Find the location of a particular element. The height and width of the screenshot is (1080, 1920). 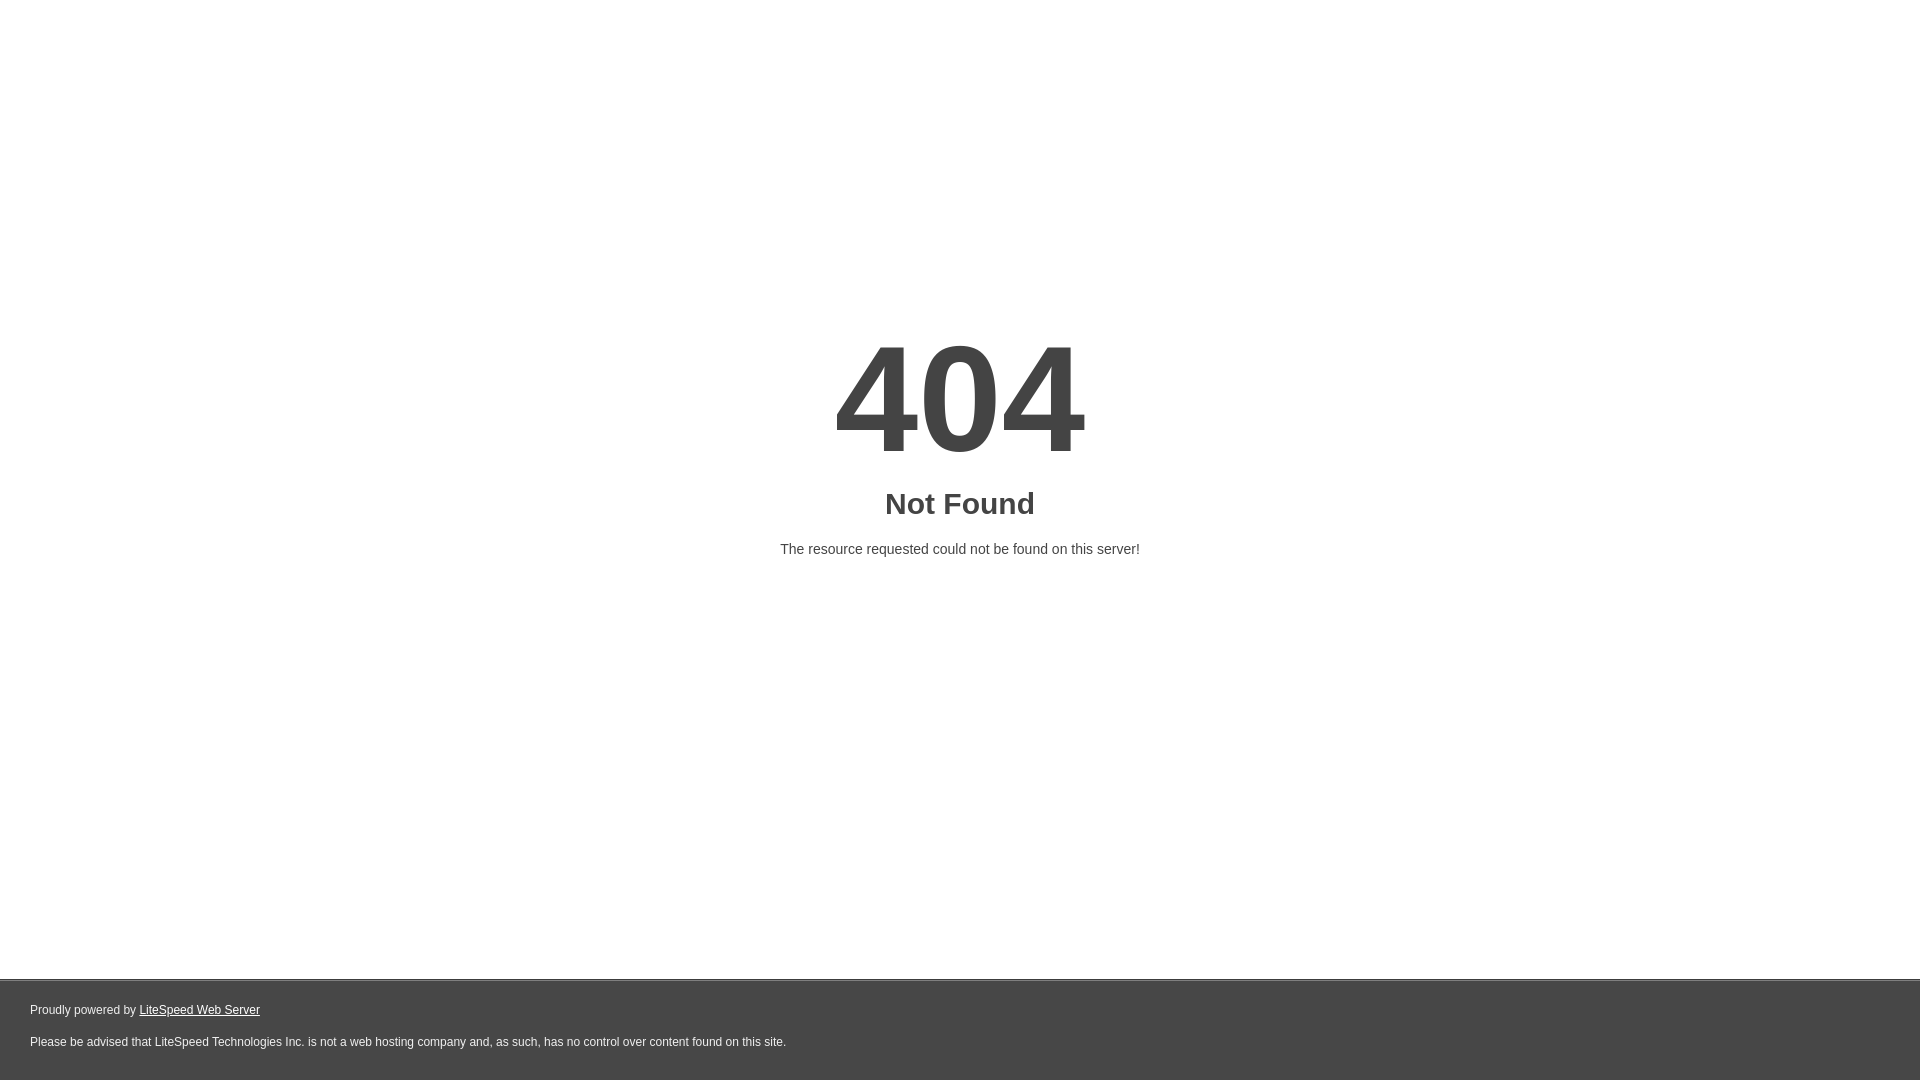

'LiteSpeed Web Server' is located at coordinates (138, 1010).